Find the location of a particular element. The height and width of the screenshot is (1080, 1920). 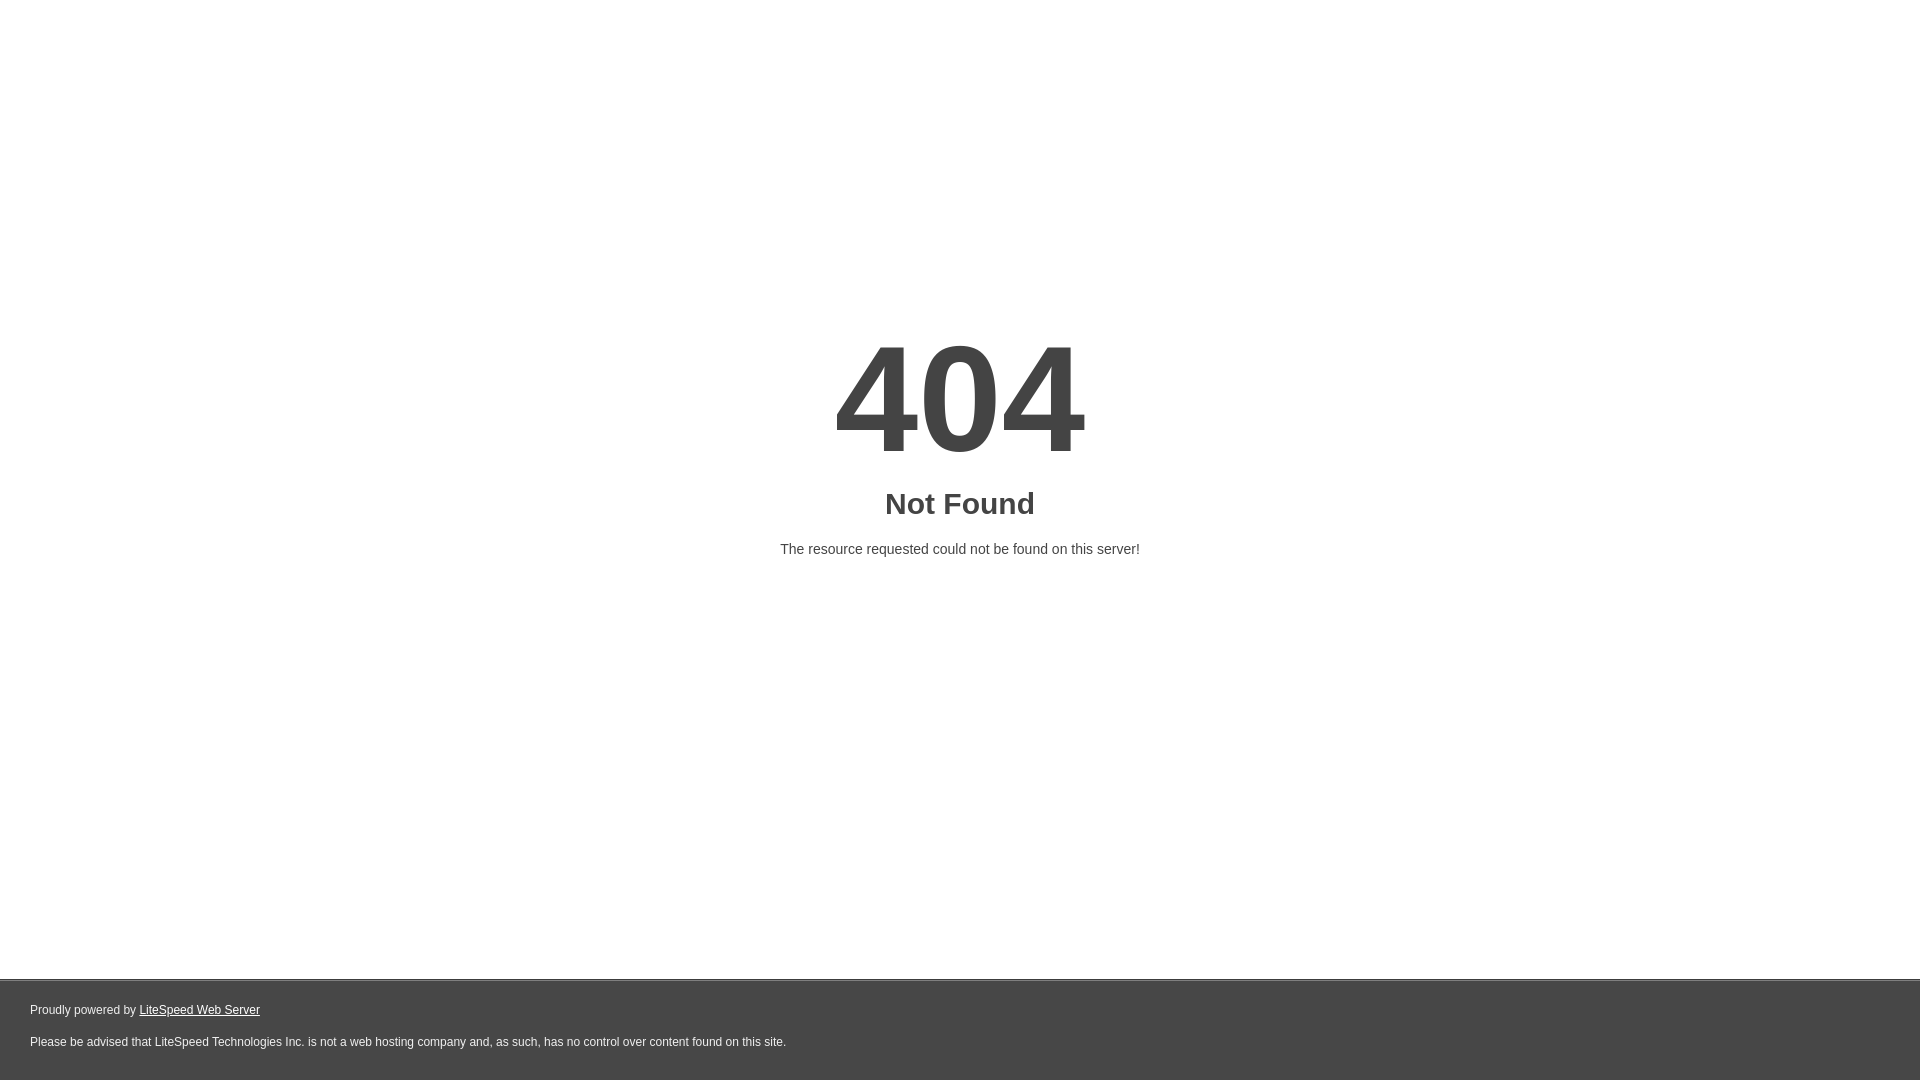

'LiteSpeed Web Server' is located at coordinates (138, 1010).